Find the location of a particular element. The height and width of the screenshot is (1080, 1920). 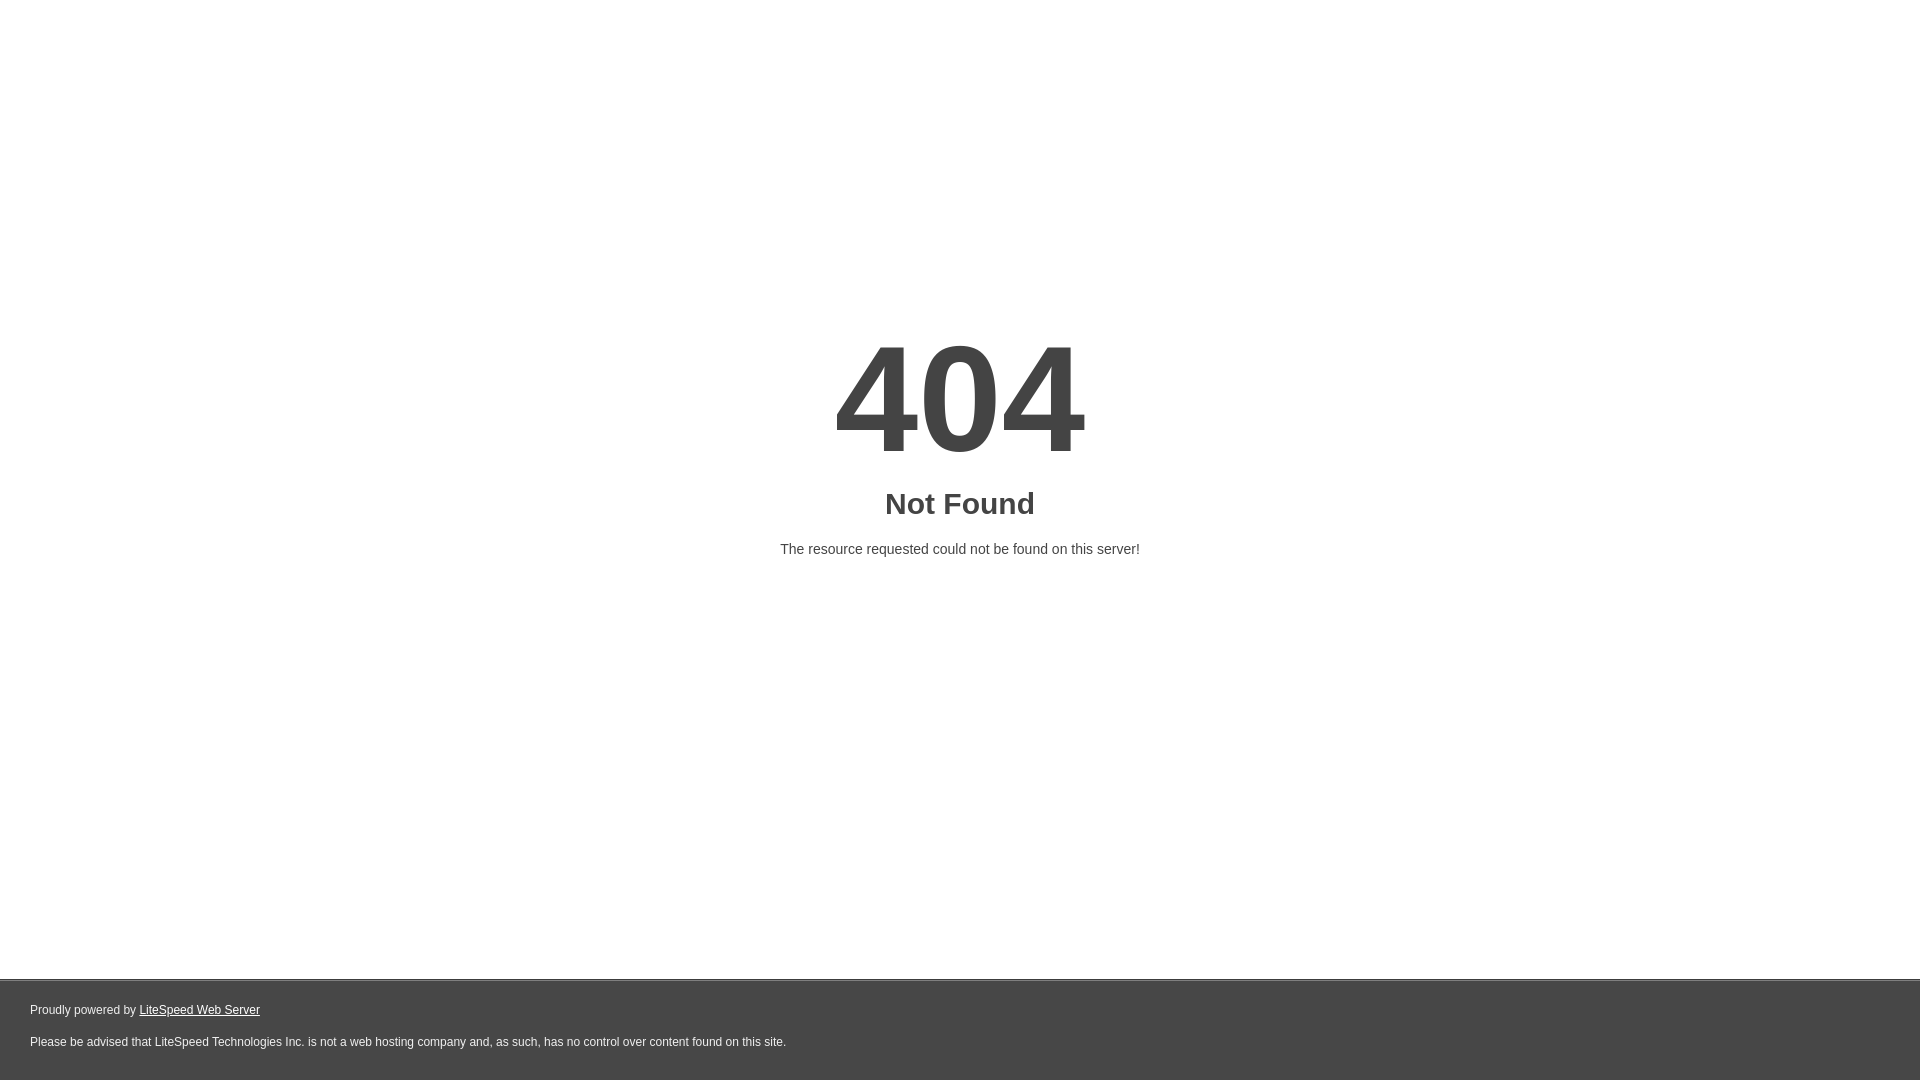

'LiteSpeed Web Server' is located at coordinates (138, 1010).